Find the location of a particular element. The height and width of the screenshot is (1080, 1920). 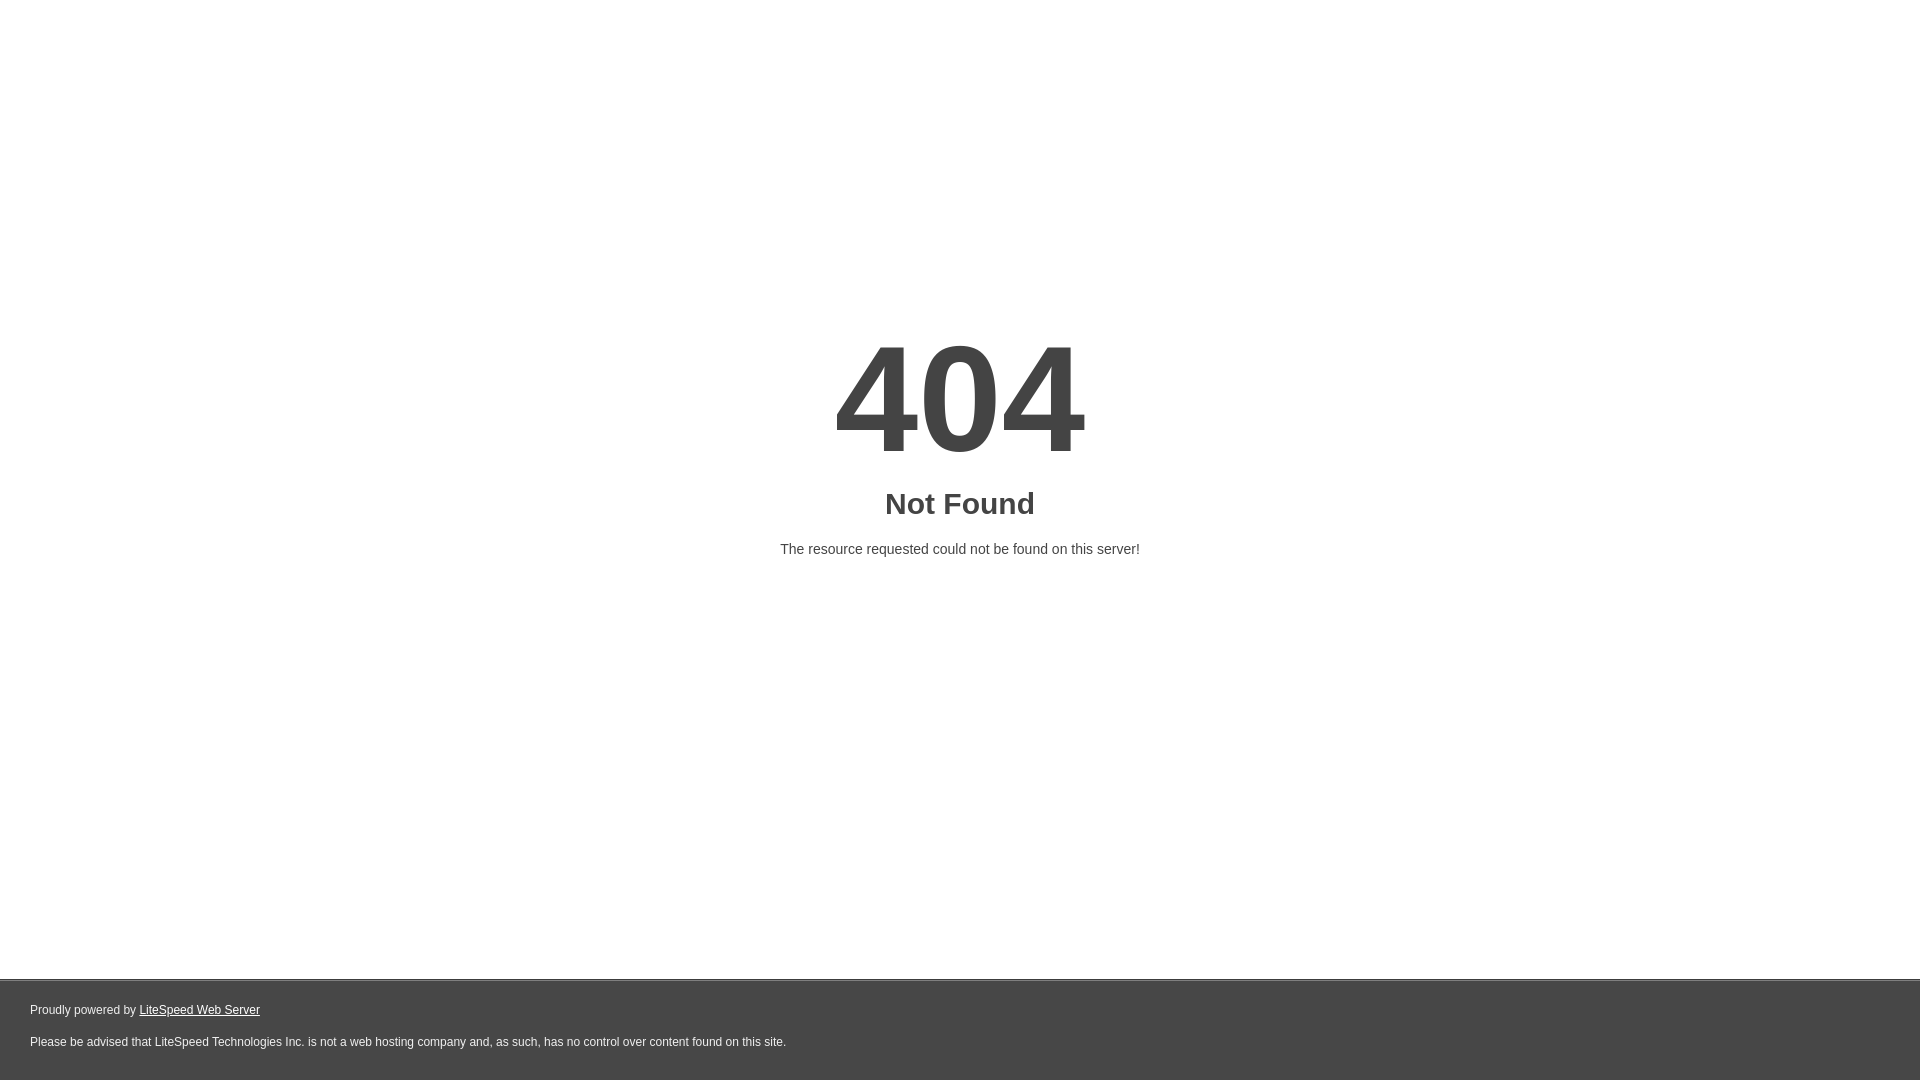

'LiteSpeed Web Server' is located at coordinates (138, 1010).